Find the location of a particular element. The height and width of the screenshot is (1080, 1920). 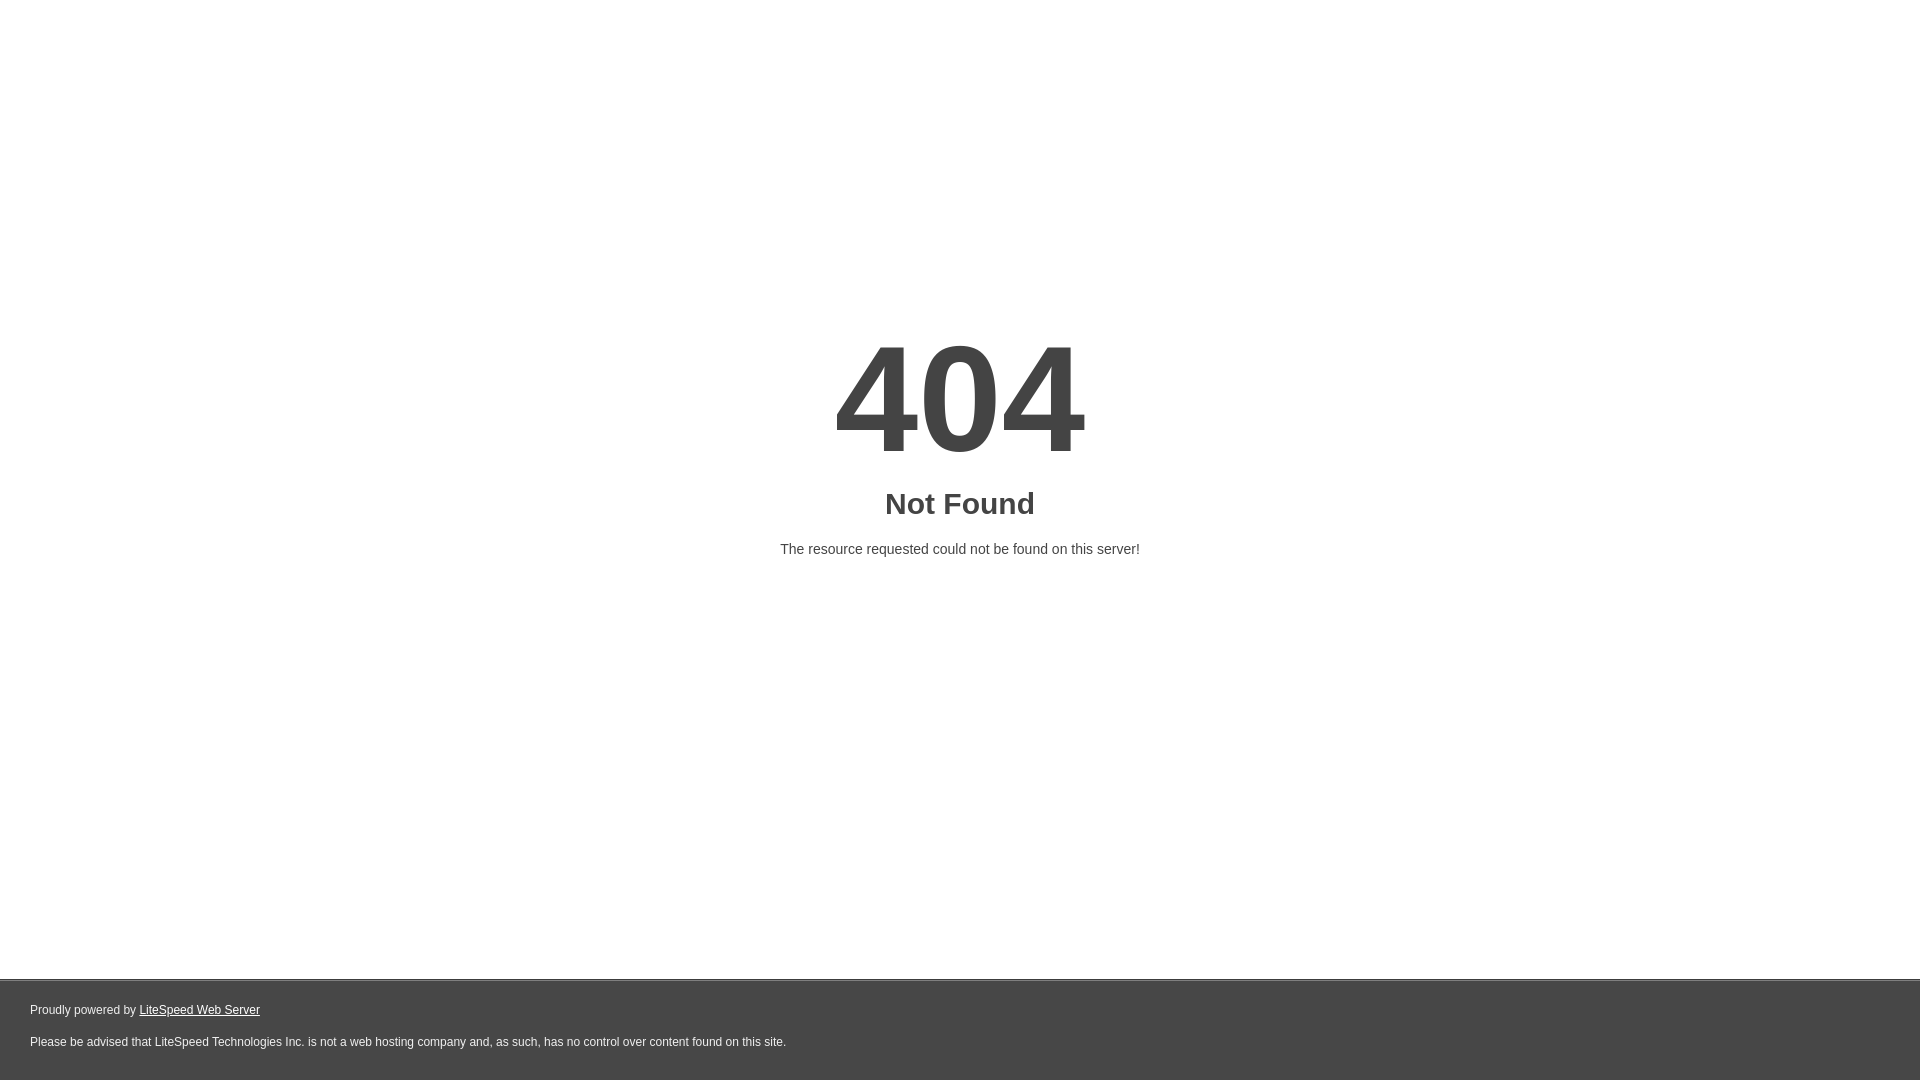

'LiteSpeed Web Server' is located at coordinates (138, 1010).